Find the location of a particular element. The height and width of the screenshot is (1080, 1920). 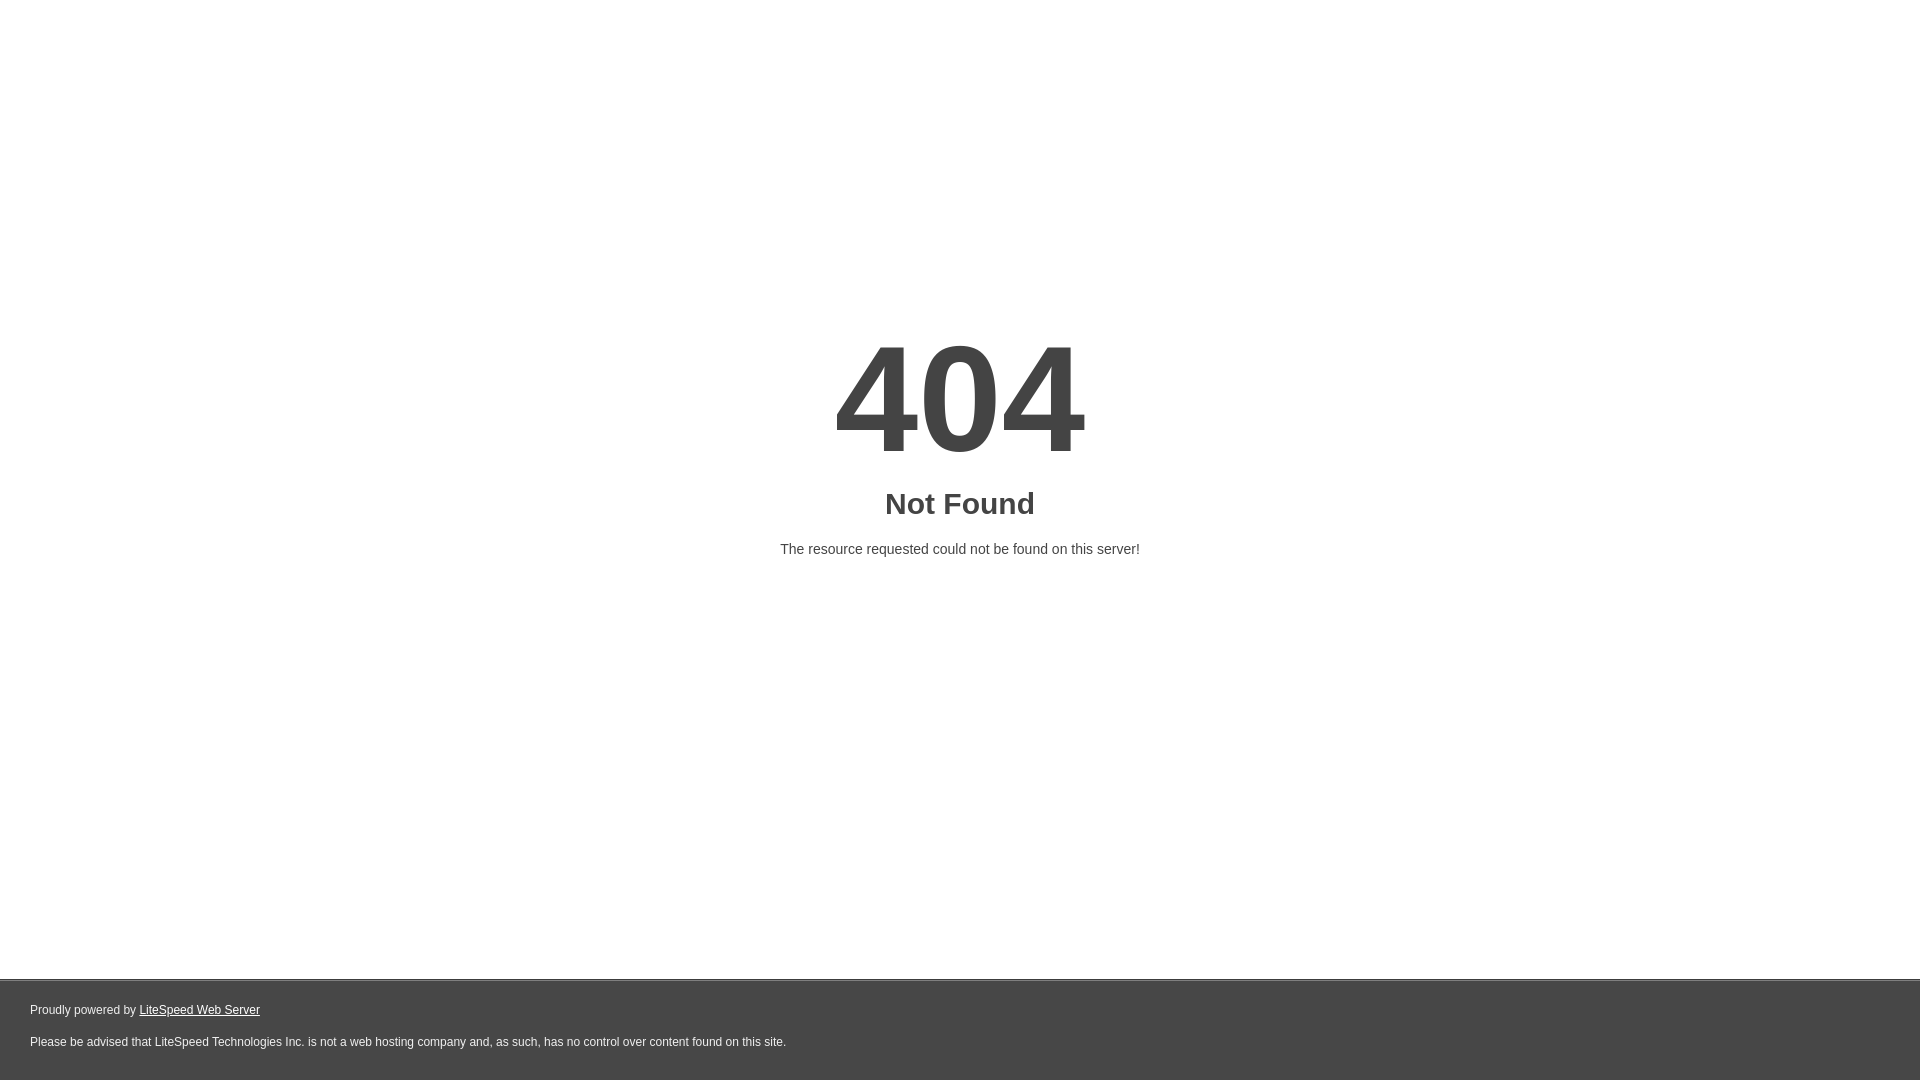

'LiteSpeed Web Server' is located at coordinates (138, 1010).